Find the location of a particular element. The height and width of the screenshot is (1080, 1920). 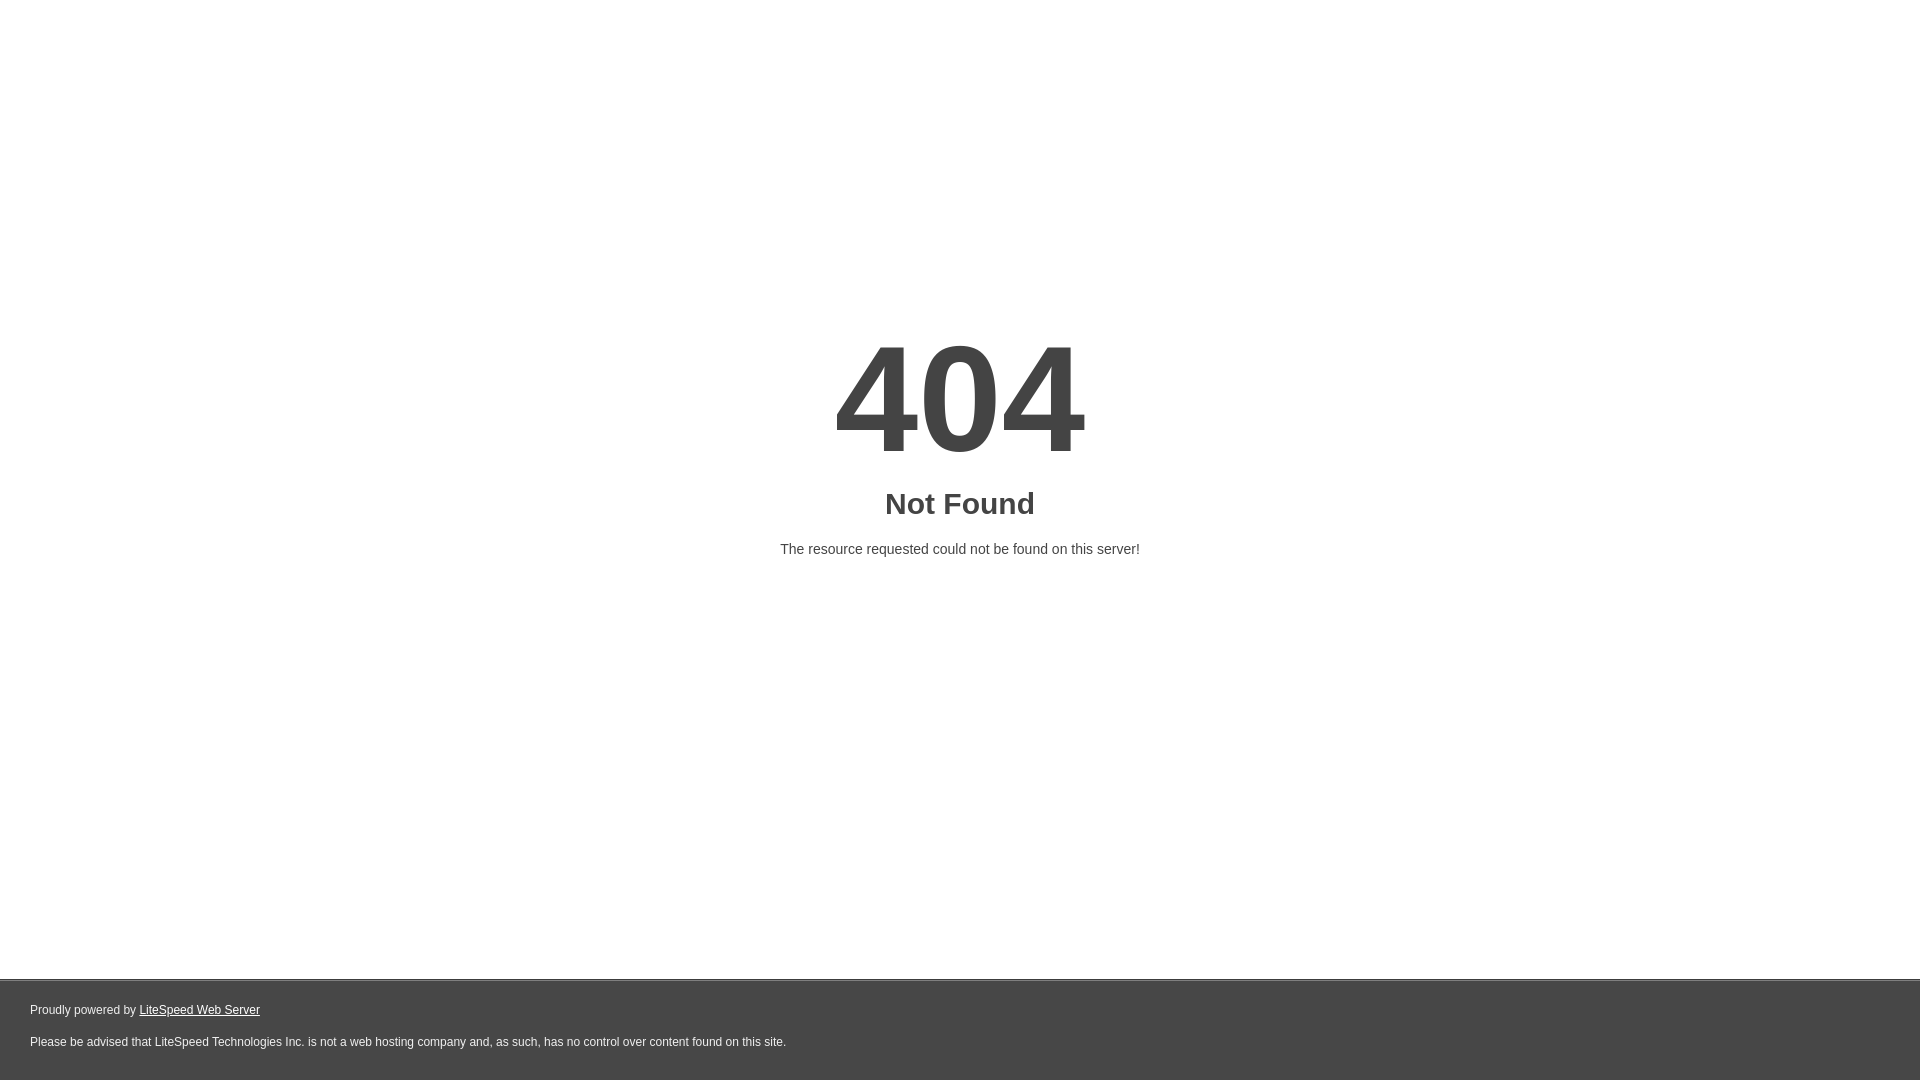

'LiteSpeed Web Server' is located at coordinates (138, 1010).